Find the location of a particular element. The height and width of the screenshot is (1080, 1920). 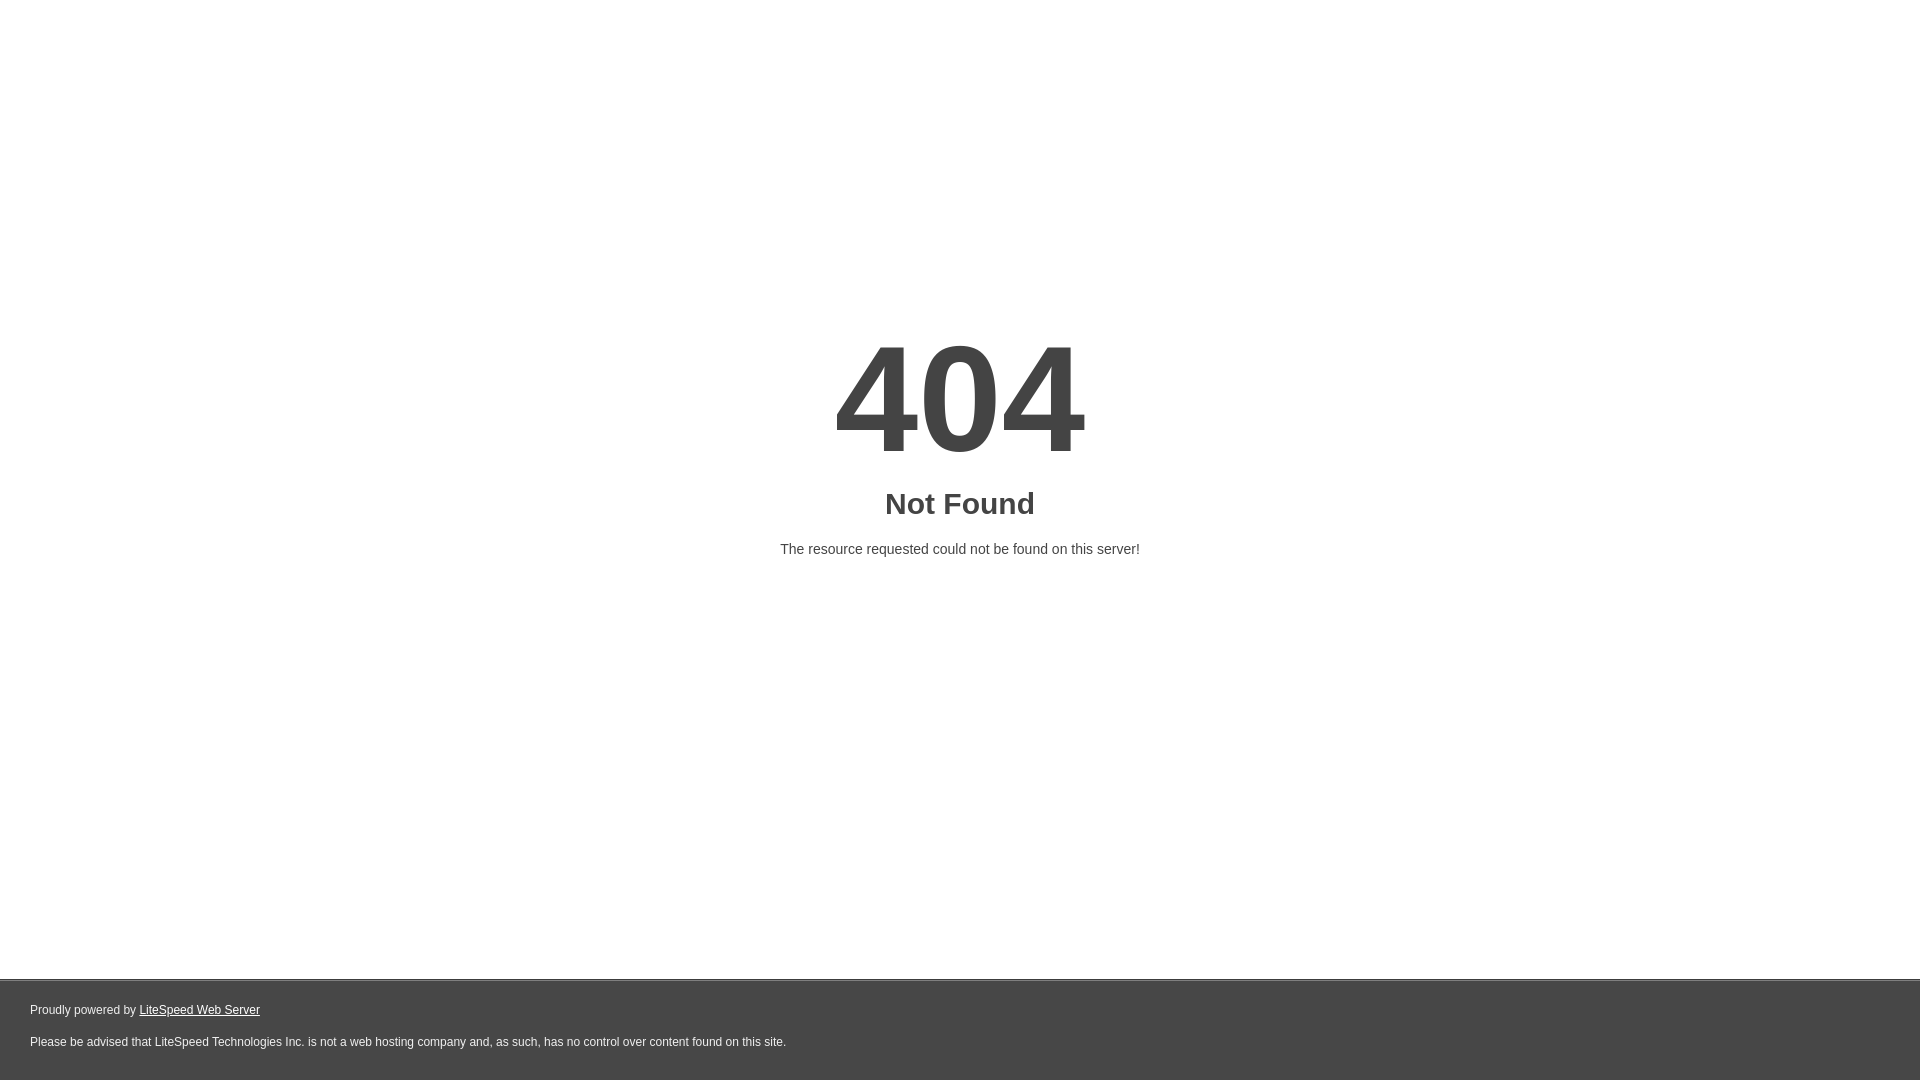

'LiteSpeed Web Server' is located at coordinates (138, 1010).